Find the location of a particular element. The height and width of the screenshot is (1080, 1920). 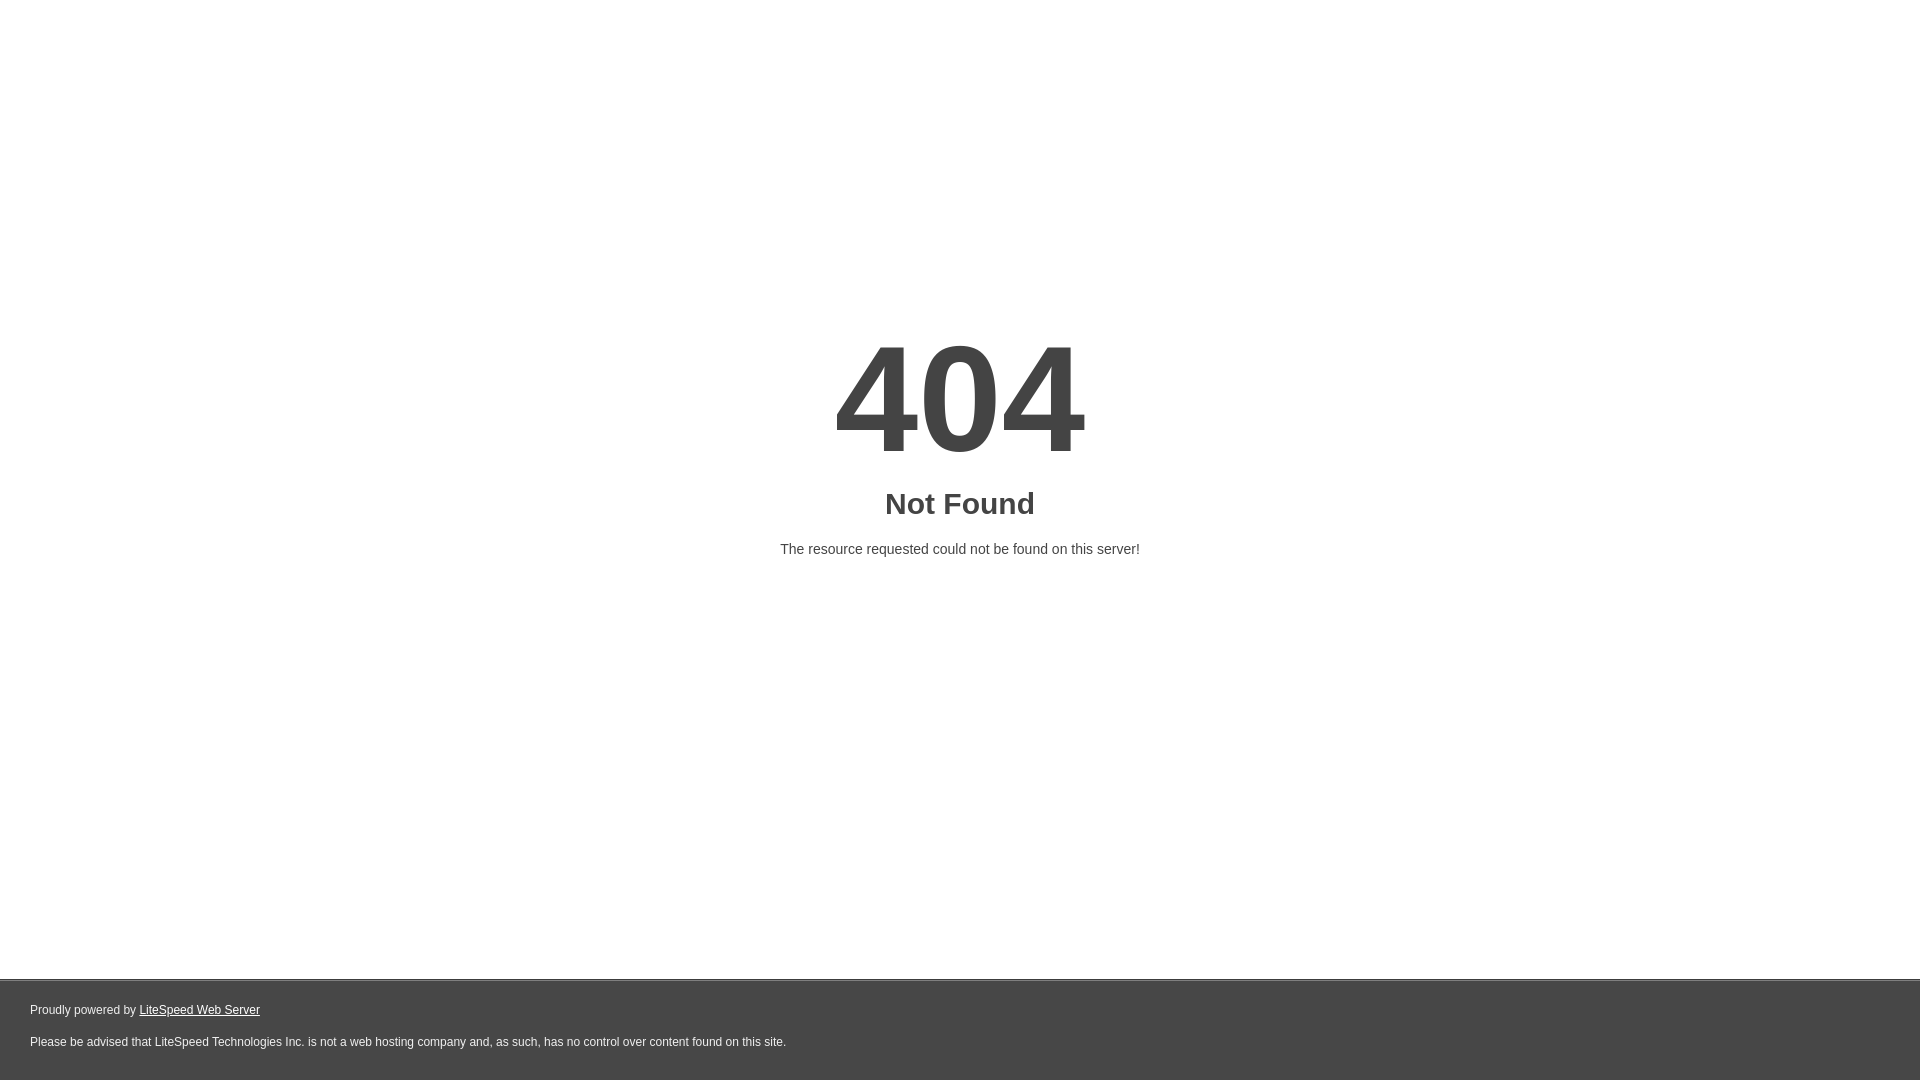

'LiteSpeed Web Server' is located at coordinates (138, 1010).